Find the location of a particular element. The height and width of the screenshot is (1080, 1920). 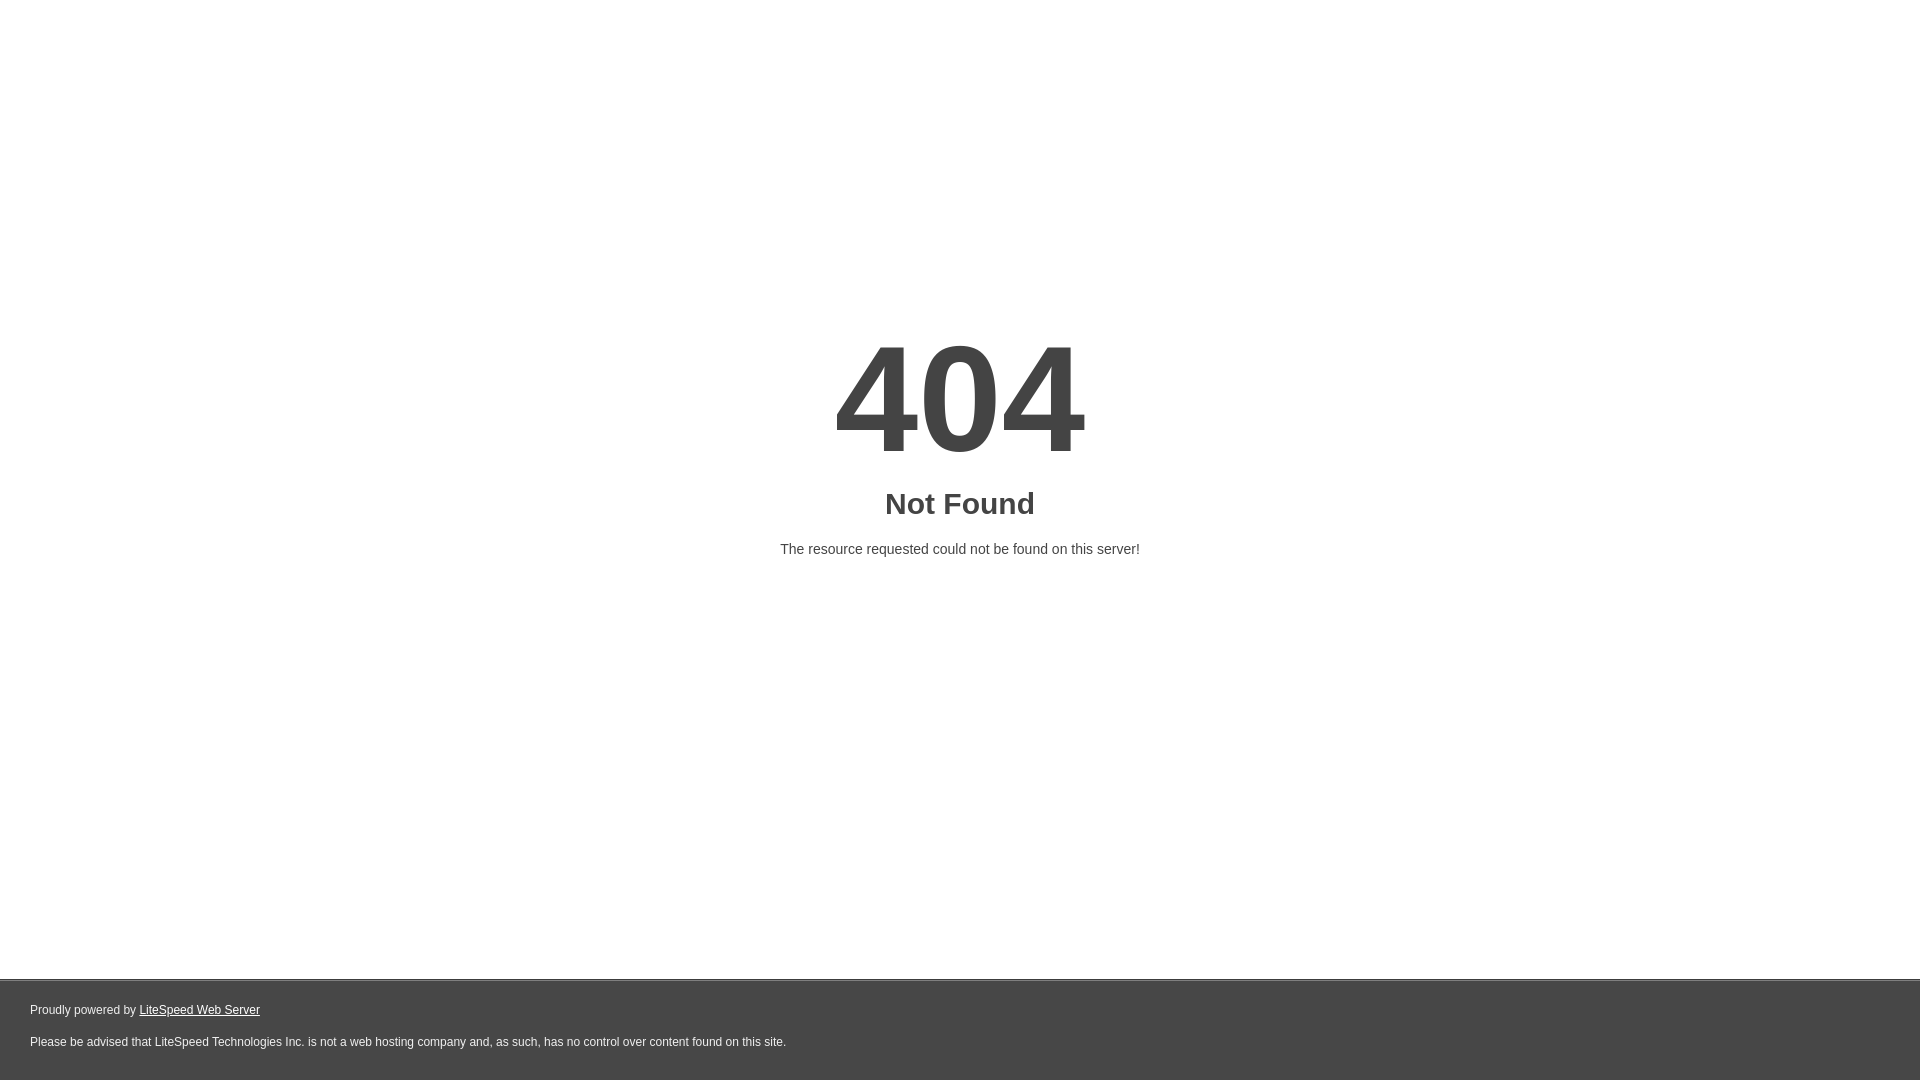

'LiteSpeed Web Server' is located at coordinates (138, 1010).